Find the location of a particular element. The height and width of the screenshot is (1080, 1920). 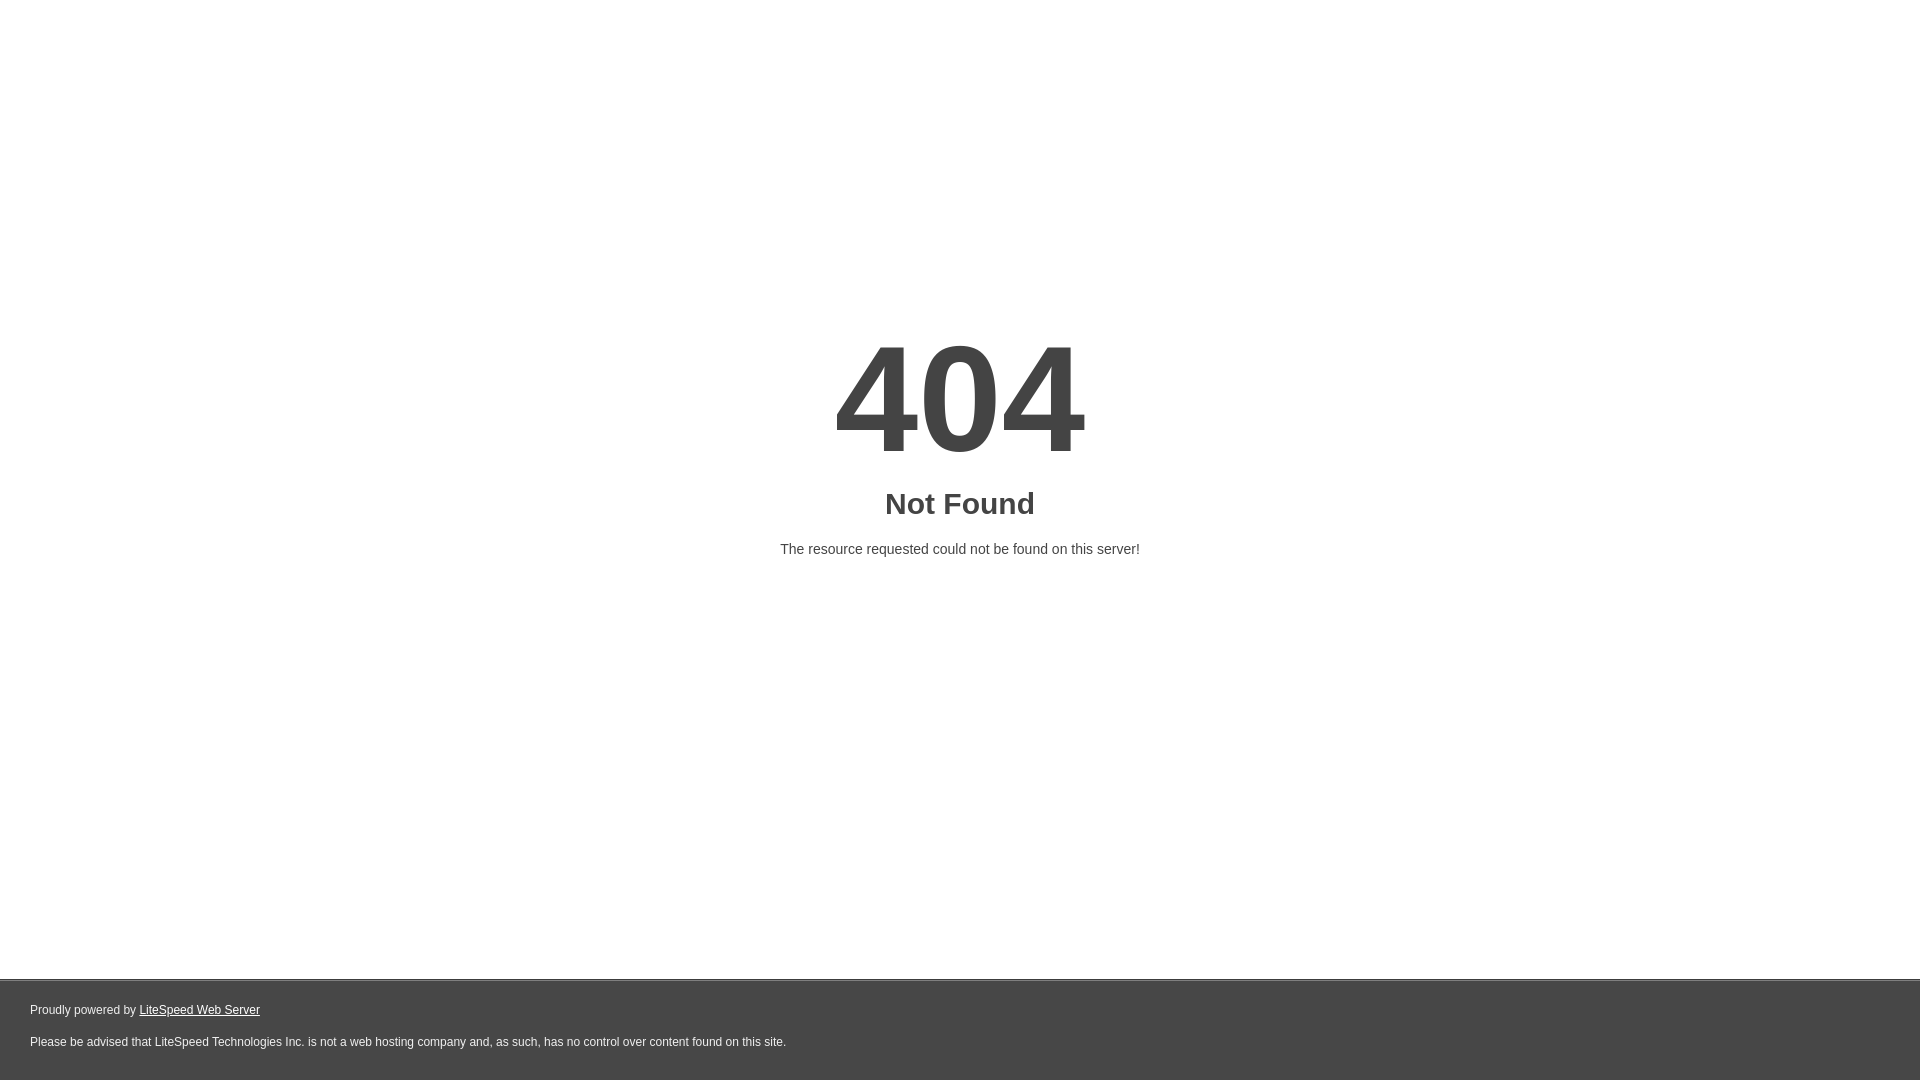

'LiteSpeed Web Server' is located at coordinates (138, 1010).